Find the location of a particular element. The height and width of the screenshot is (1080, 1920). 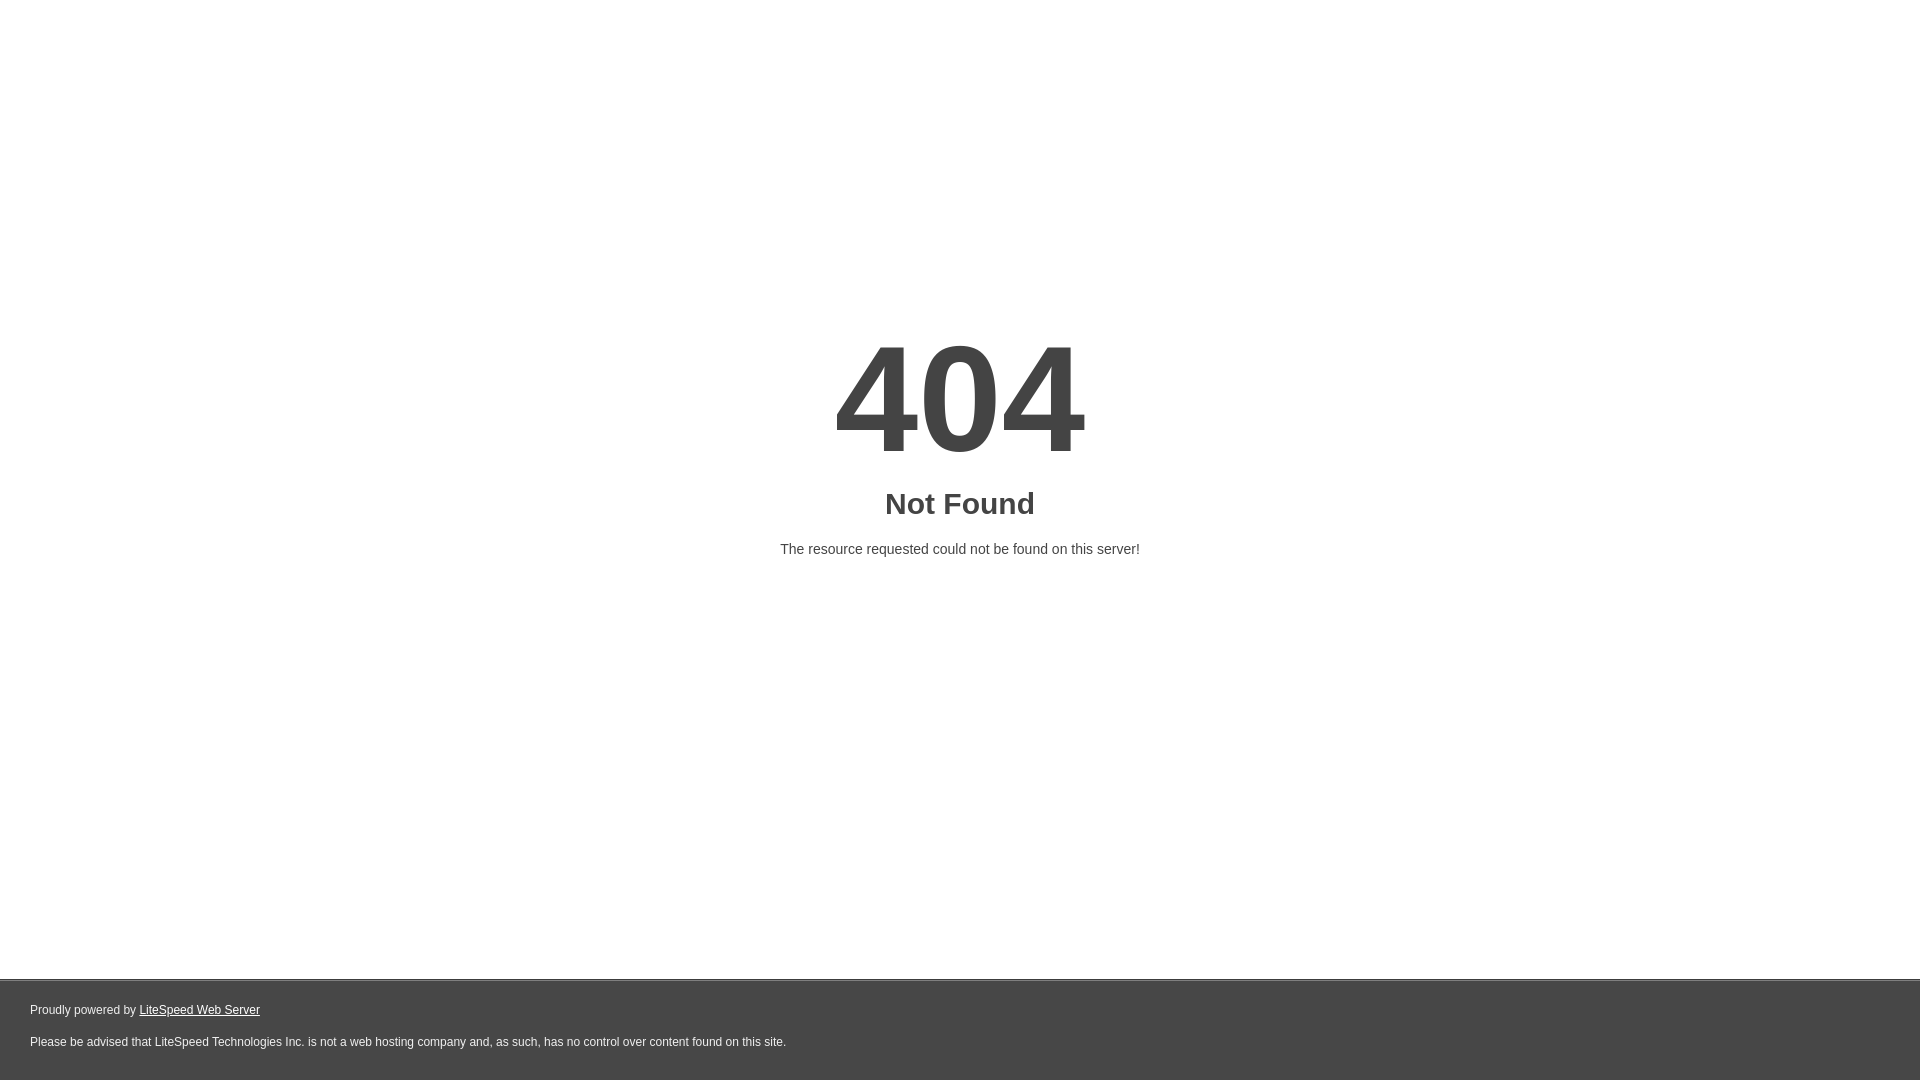

'LiteSpeed Web Server' is located at coordinates (138, 1010).